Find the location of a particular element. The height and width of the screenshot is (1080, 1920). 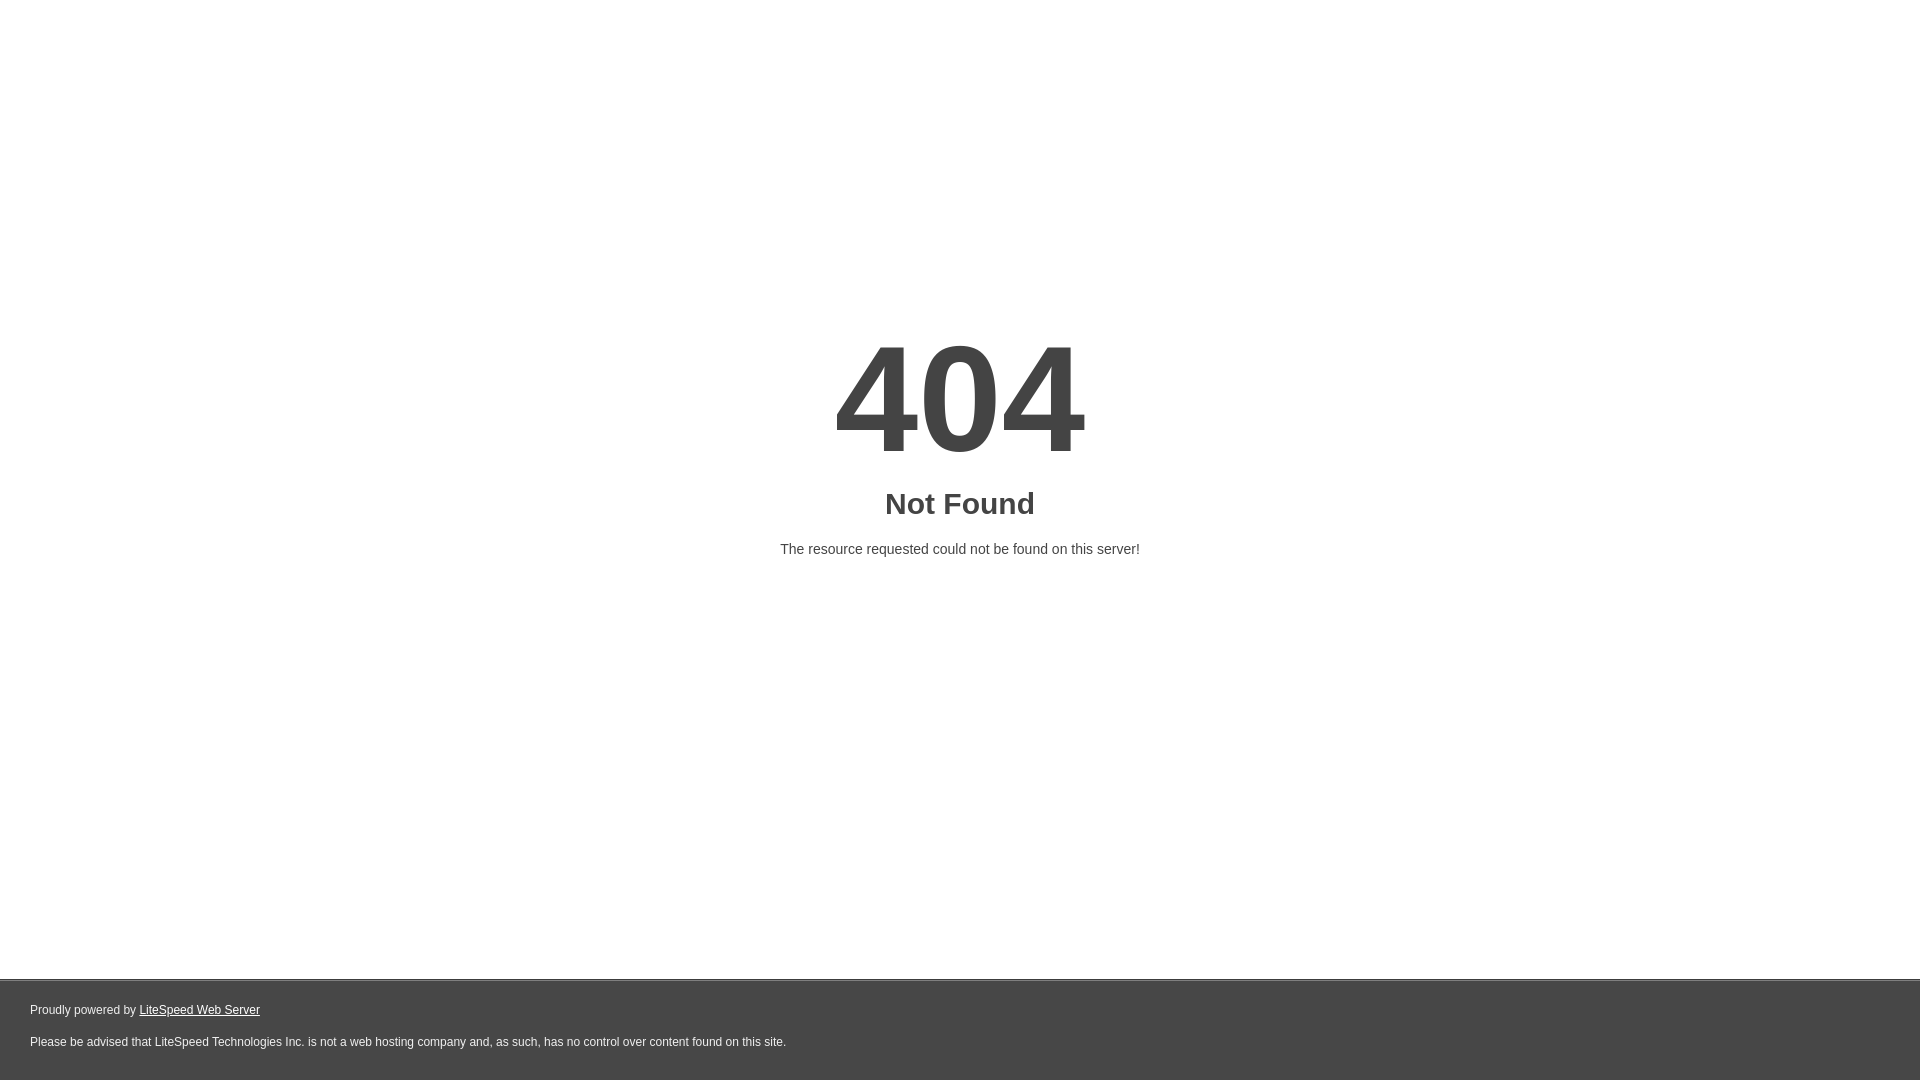

'LiteSpeed Web Server' is located at coordinates (138, 1010).